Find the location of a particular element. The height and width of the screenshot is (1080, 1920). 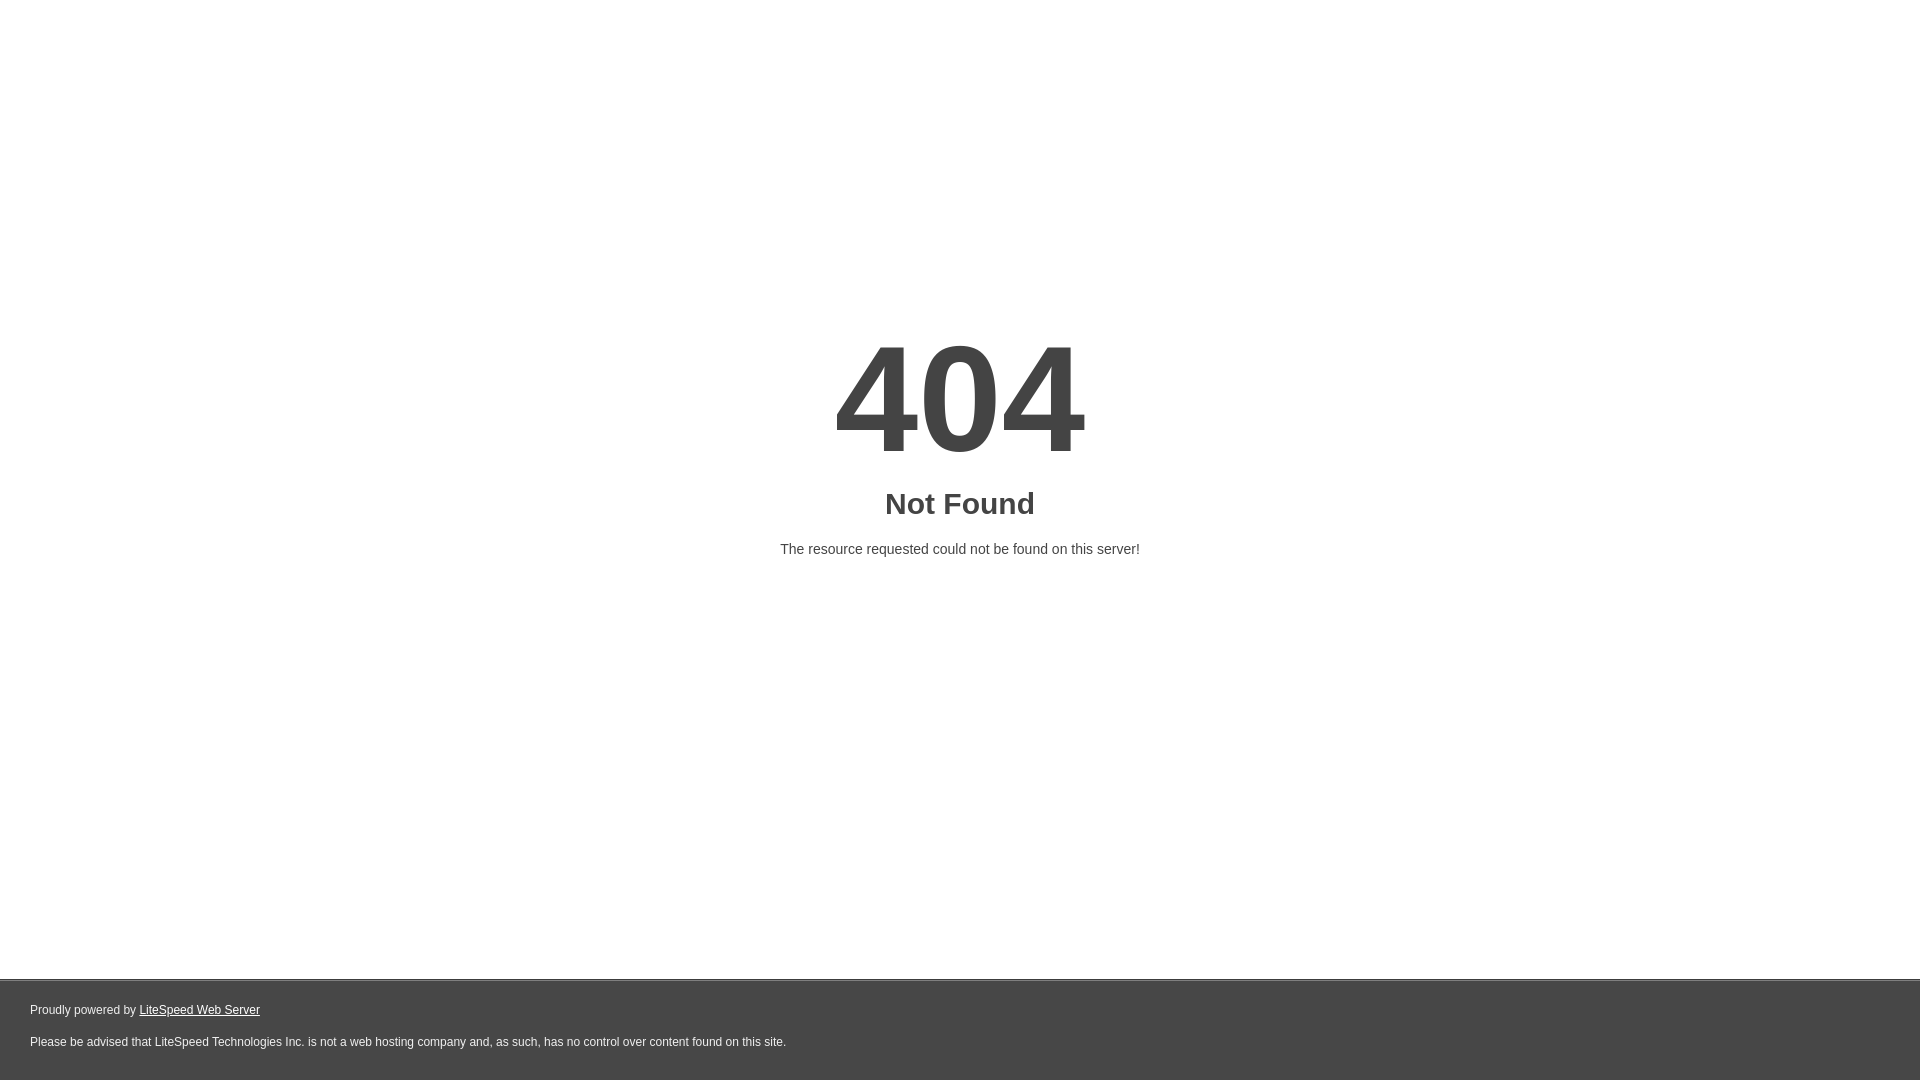

'LiteSpeed Web Server' is located at coordinates (138, 1010).